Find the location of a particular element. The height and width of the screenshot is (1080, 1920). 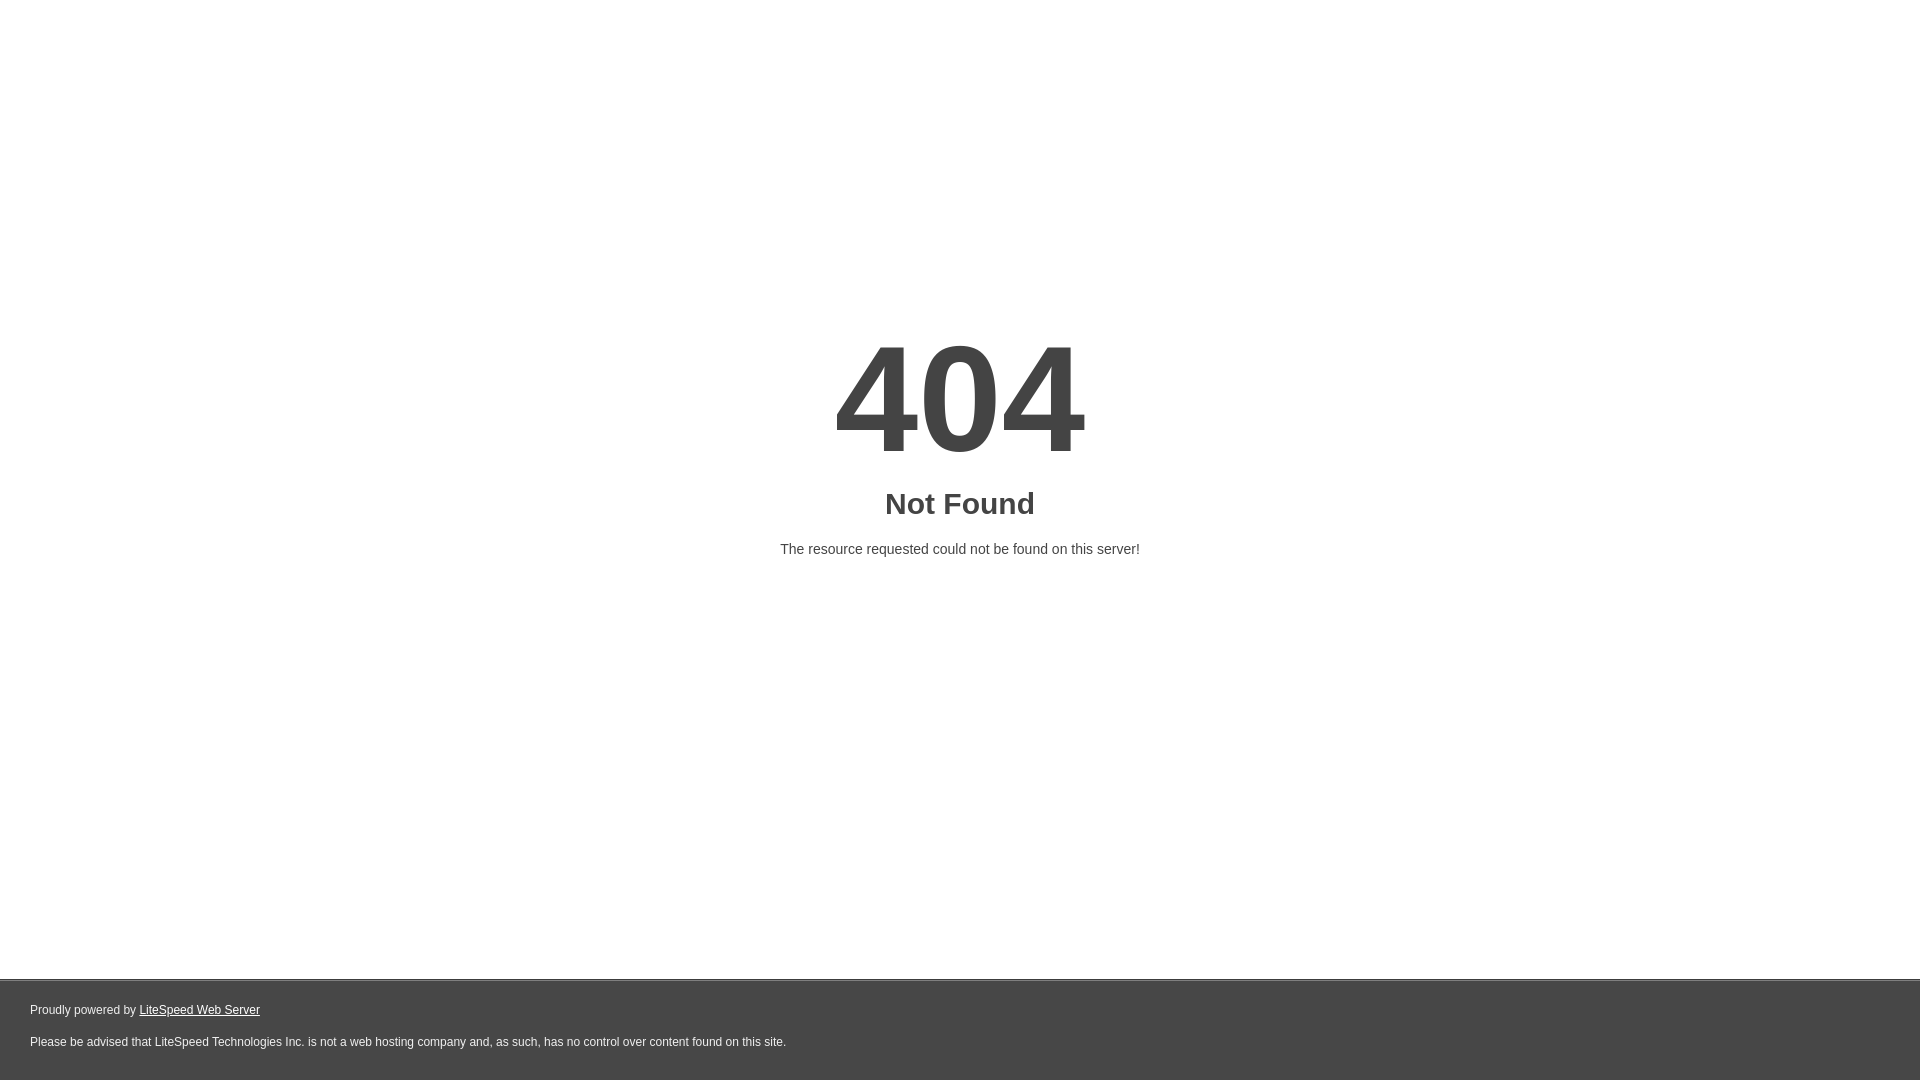

'LiteSpeed Web Server' is located at coordinates (138, 1010).